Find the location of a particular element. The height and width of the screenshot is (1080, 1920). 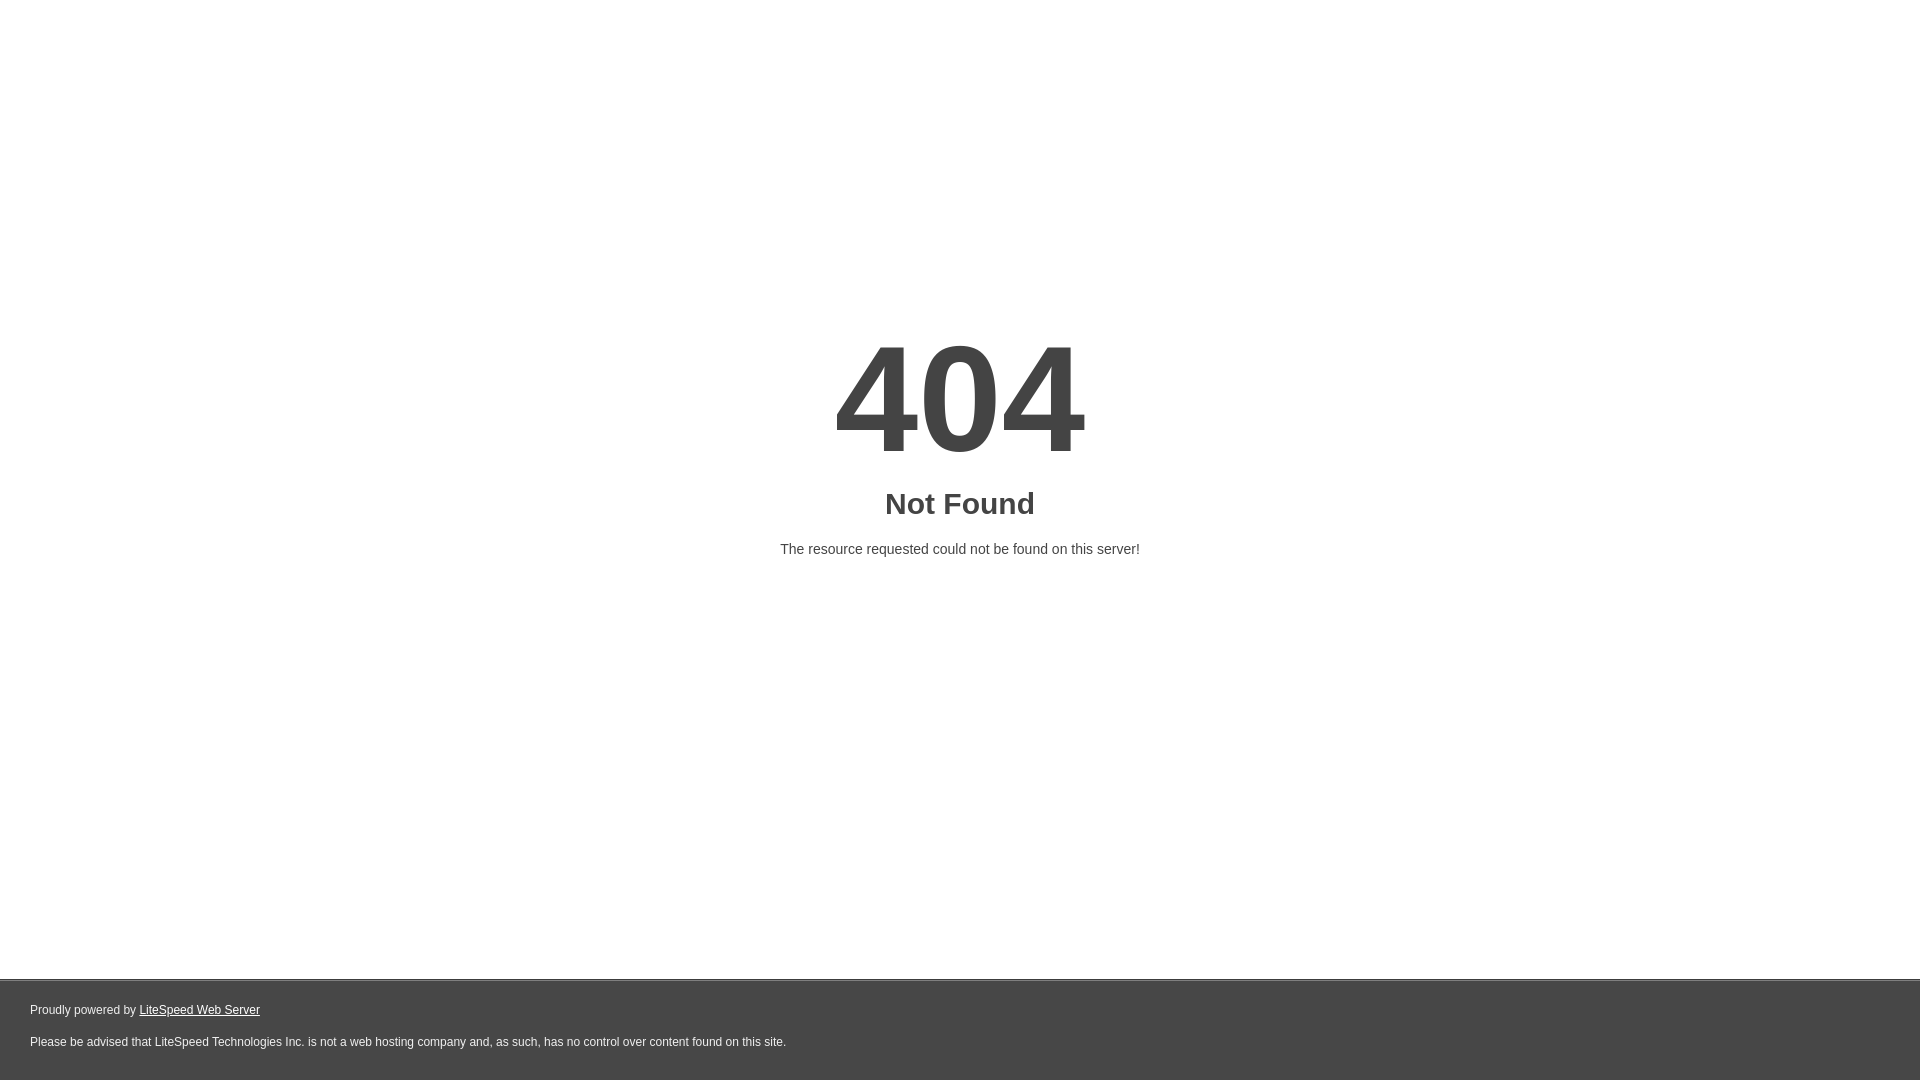

'LiteSpeed Web Server' is located at coordinates (138, 1010).